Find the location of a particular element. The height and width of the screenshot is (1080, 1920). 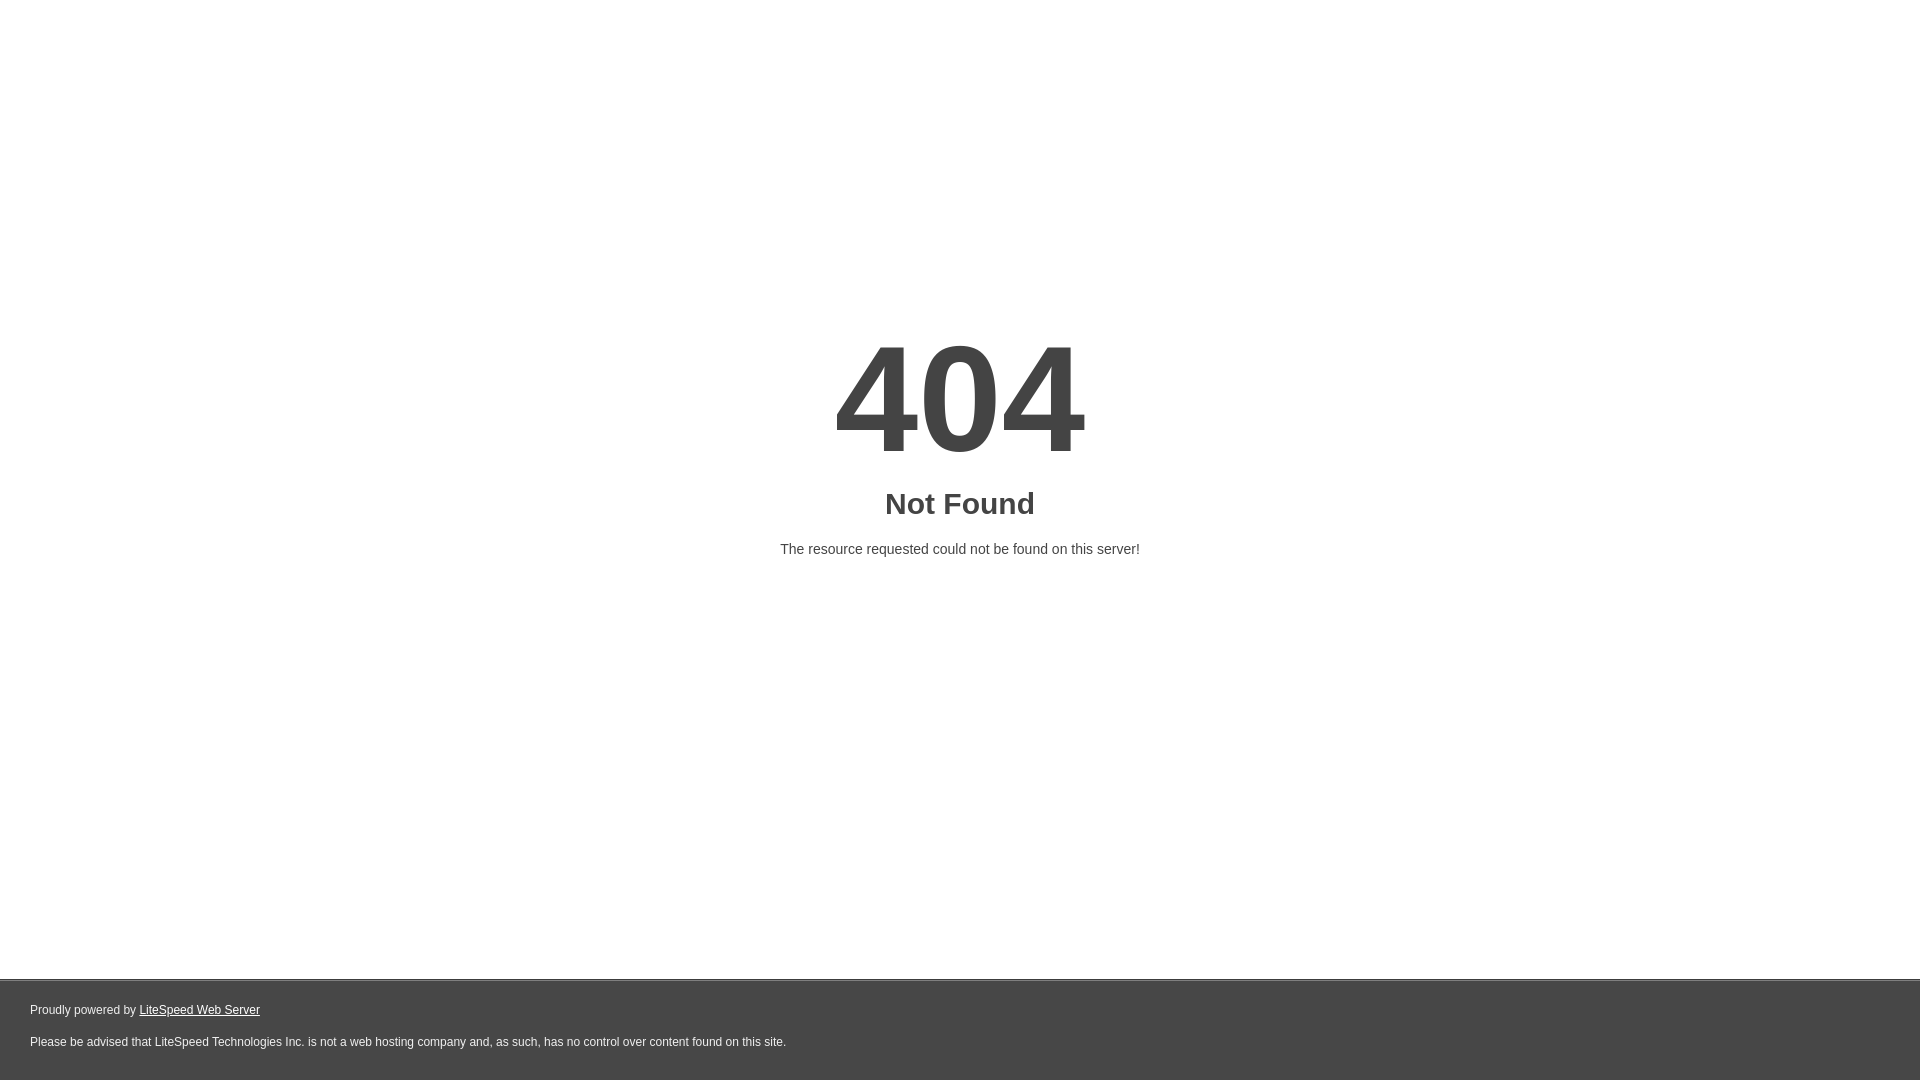

'LiteSpeed Web Server' is located at coordinates (138, 1010).